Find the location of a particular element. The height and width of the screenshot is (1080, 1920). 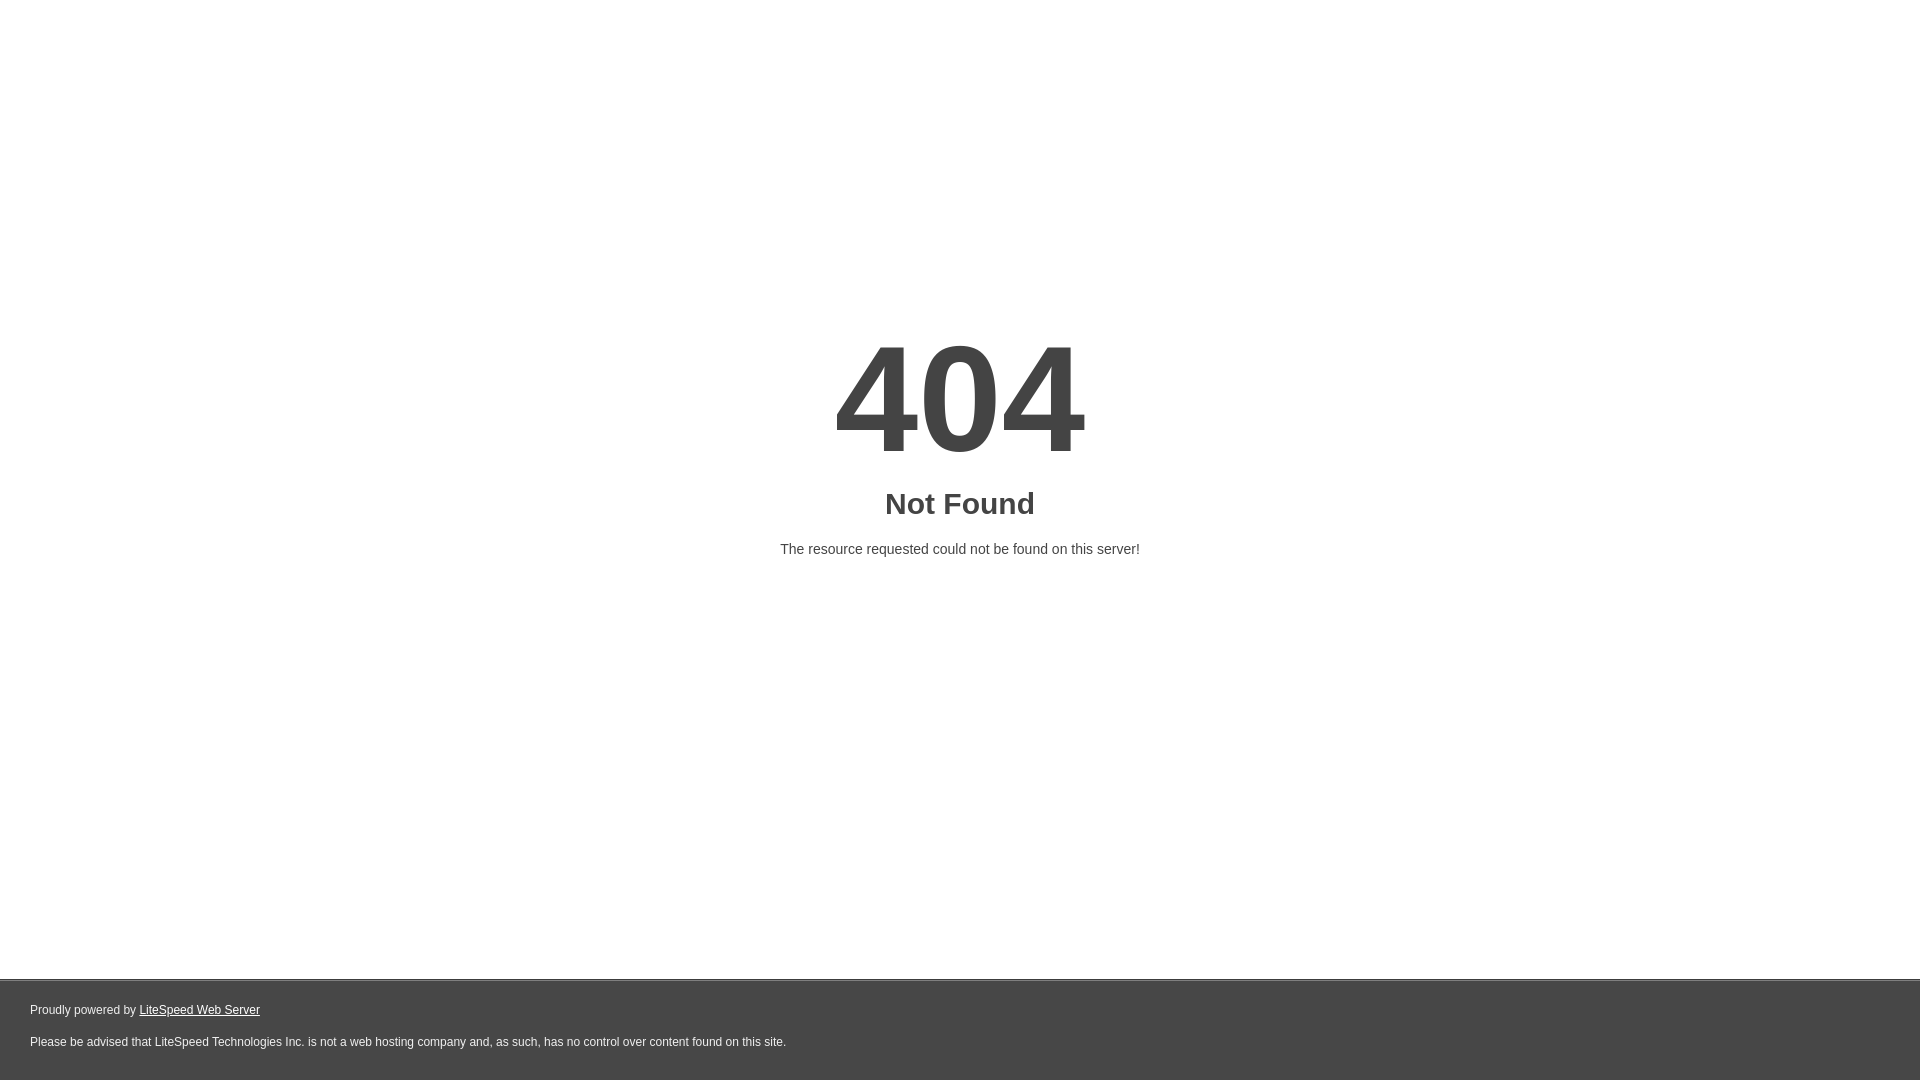

'LiteSpeed Web Server' is located at coordinates (138, 1010).